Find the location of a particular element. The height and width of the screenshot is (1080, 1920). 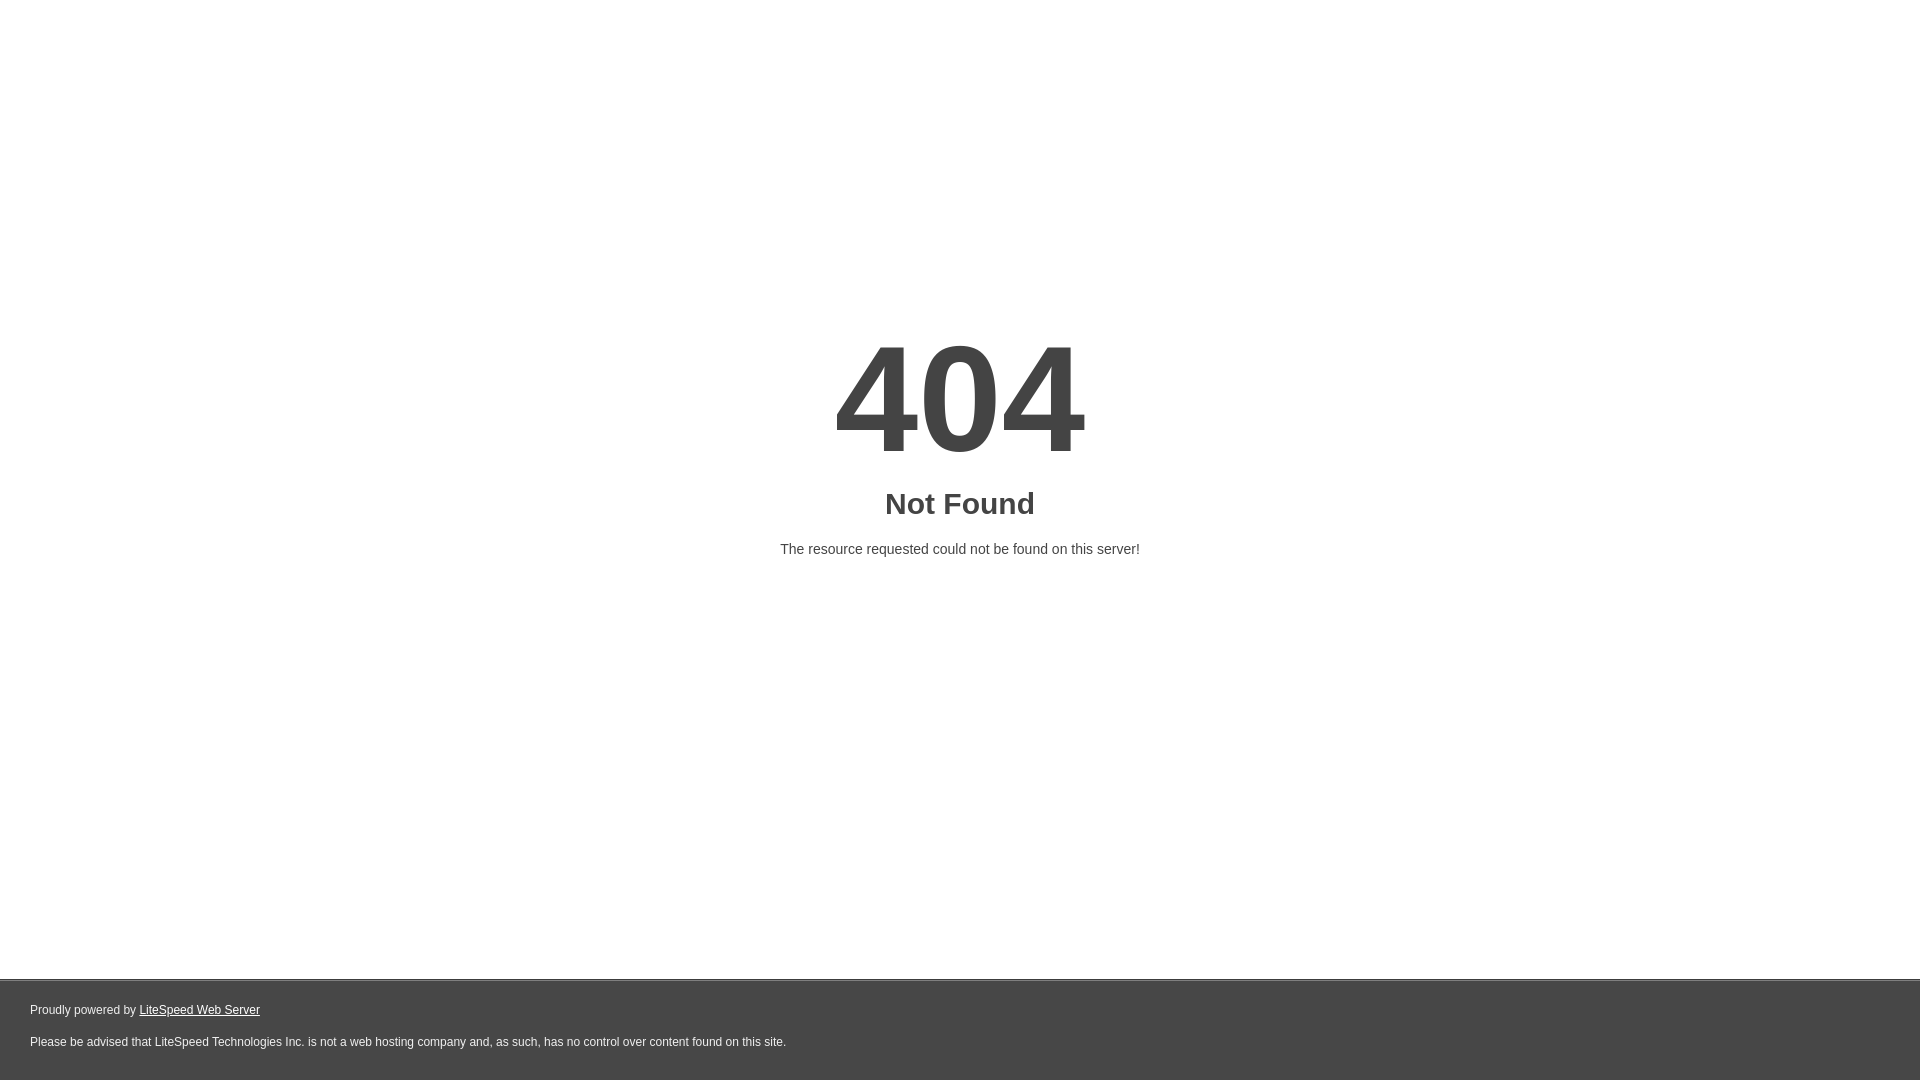

'LiteSpeed Web Server' is located at coordinates (138, 1010).